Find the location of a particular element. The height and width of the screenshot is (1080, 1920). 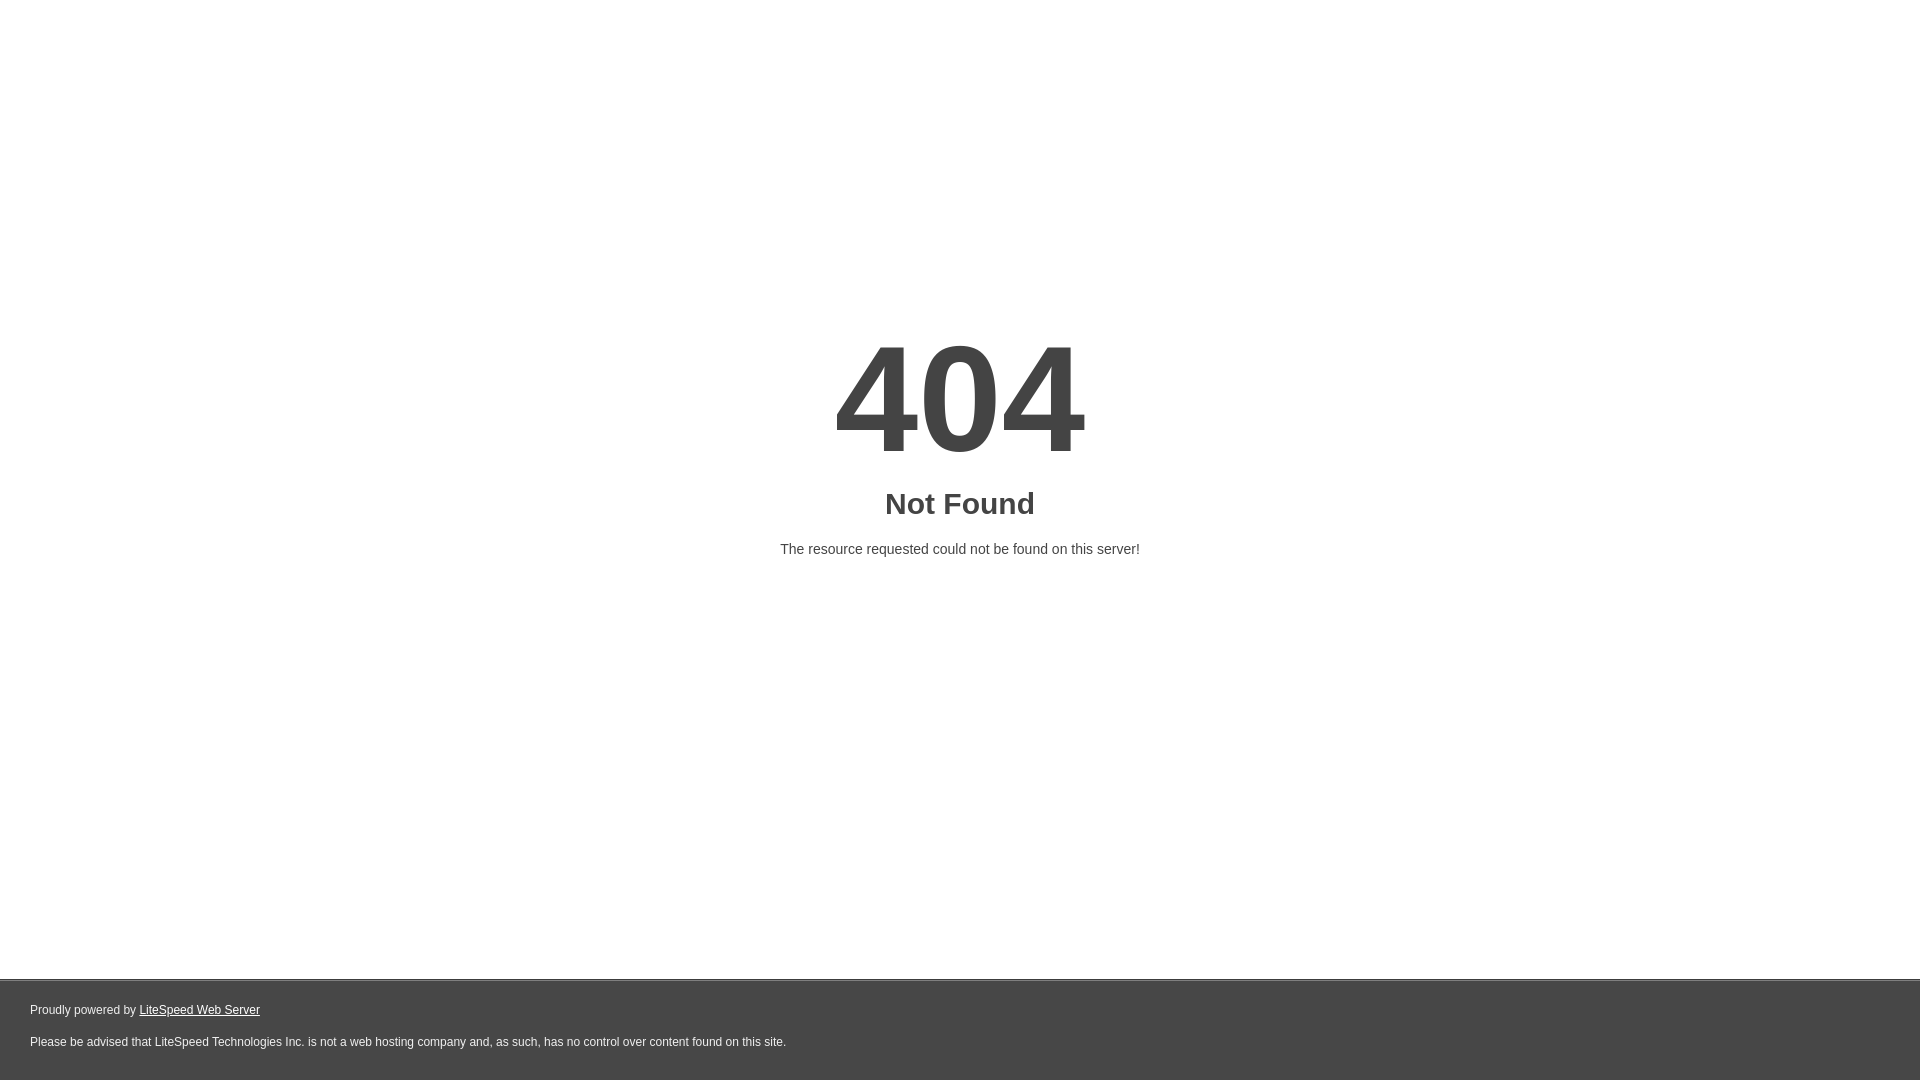

'LiteSpeed Web Server' is located at coordinates (138, 1010).